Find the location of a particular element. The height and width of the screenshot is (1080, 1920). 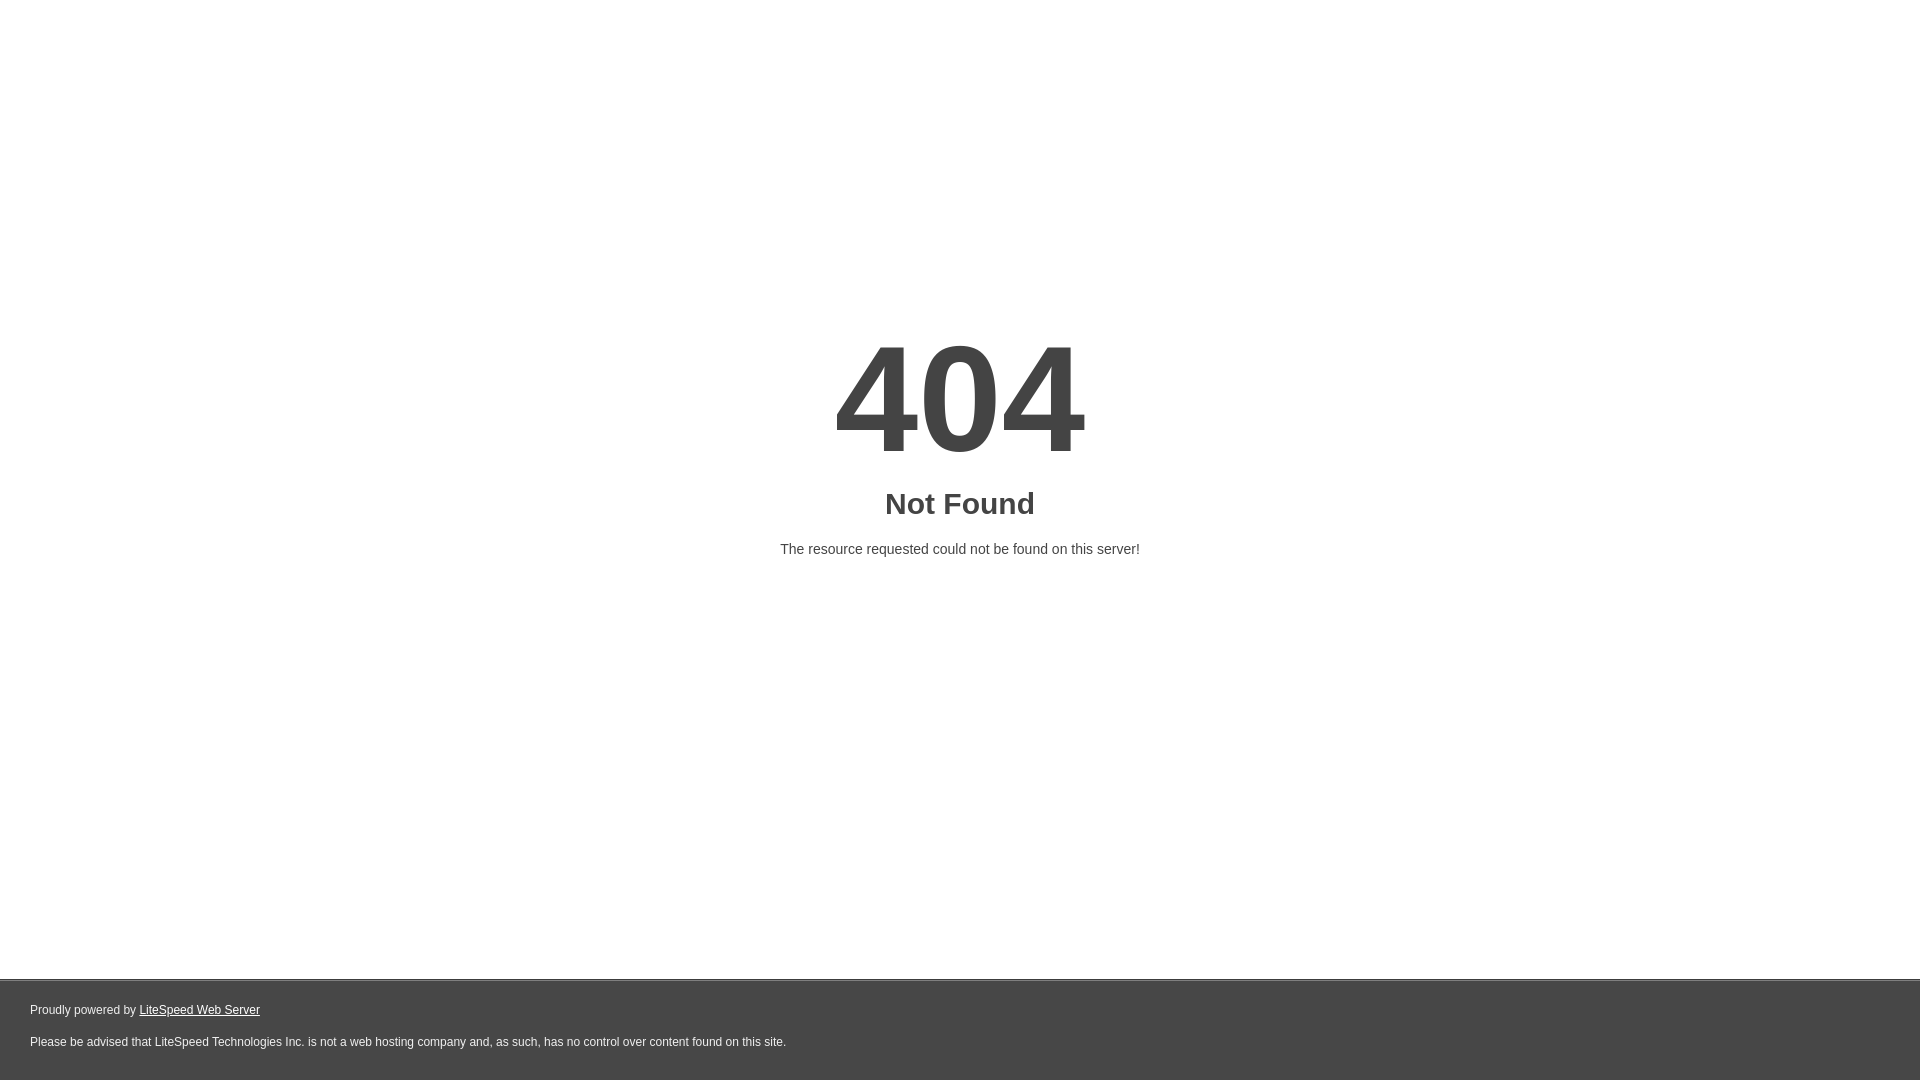

'LiteSpeed Web Server' is located at coordinates (138, 1010).